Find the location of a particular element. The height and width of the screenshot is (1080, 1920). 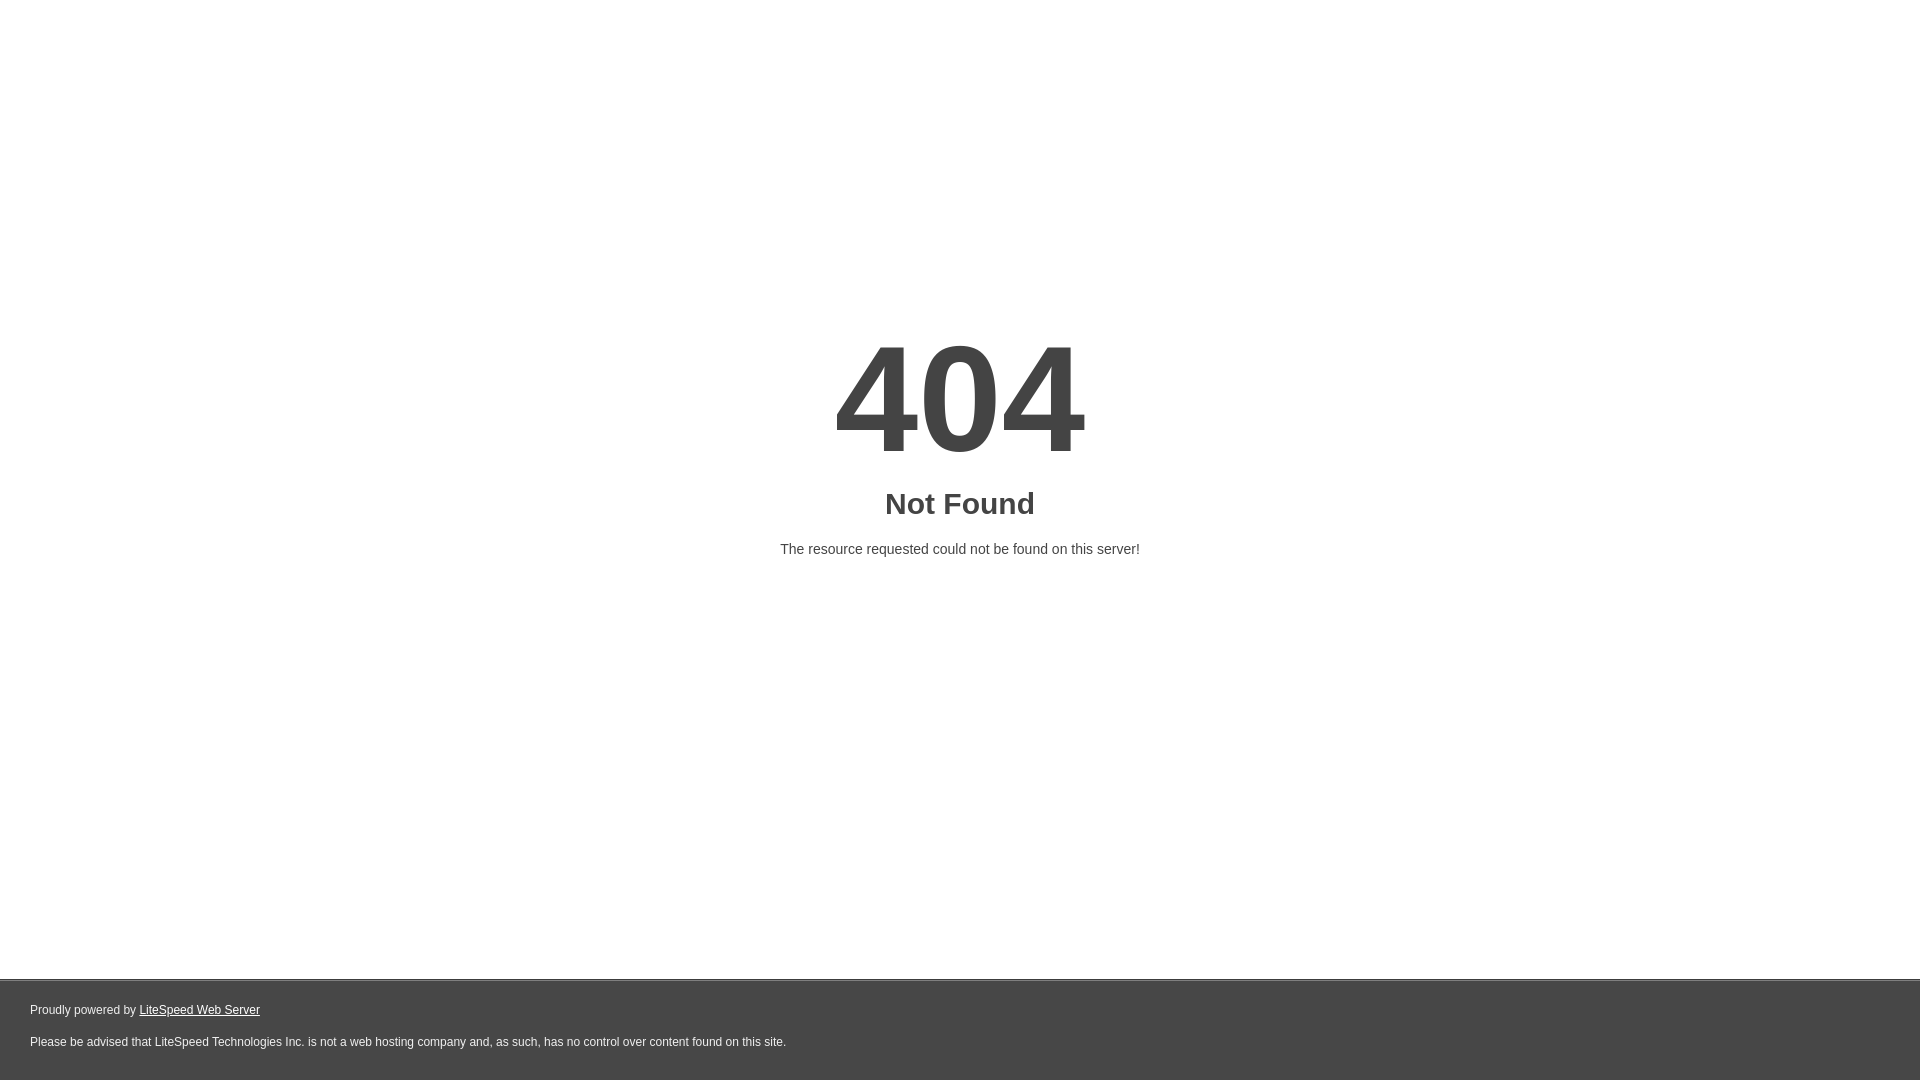

'LiteSpeed Web Server' is located at coordinates (138, 1010).